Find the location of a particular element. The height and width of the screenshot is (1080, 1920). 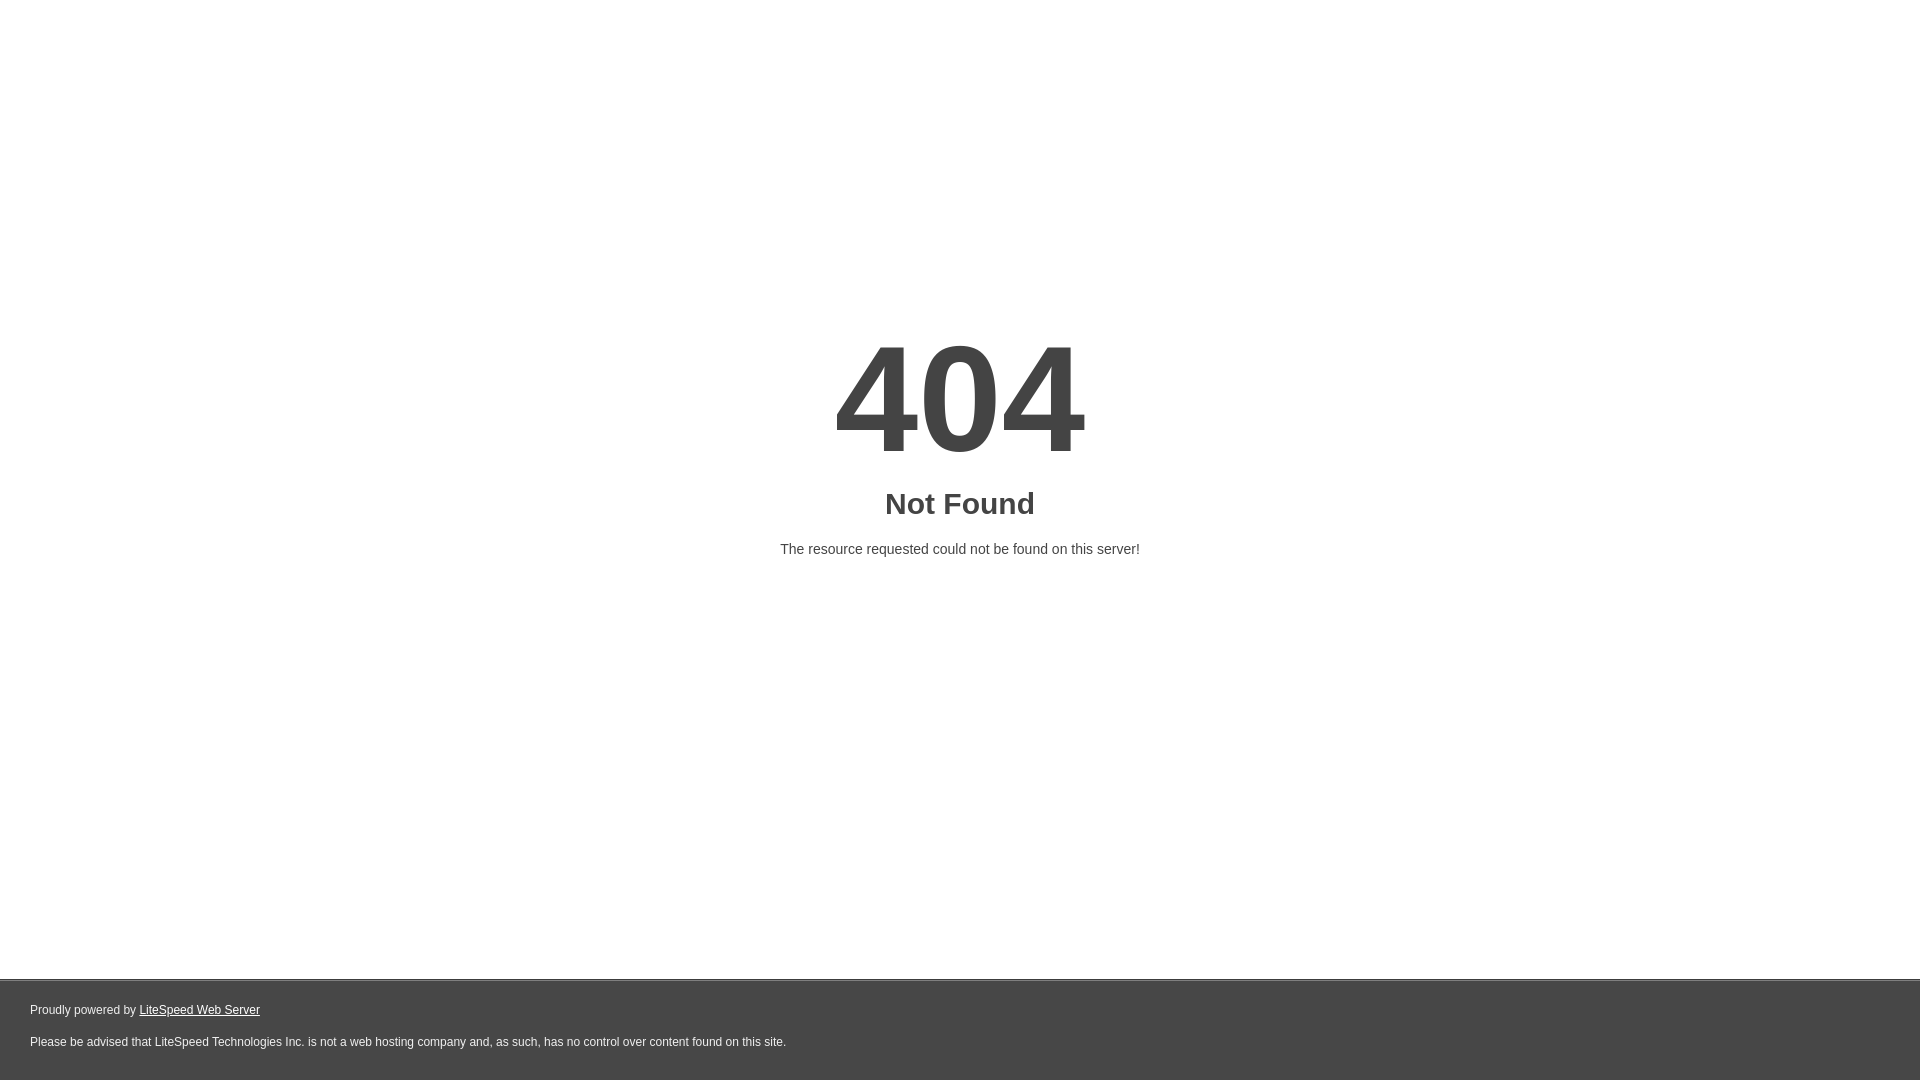

'LiteSpeed Web Server' is located at coordinates (138, 1010).